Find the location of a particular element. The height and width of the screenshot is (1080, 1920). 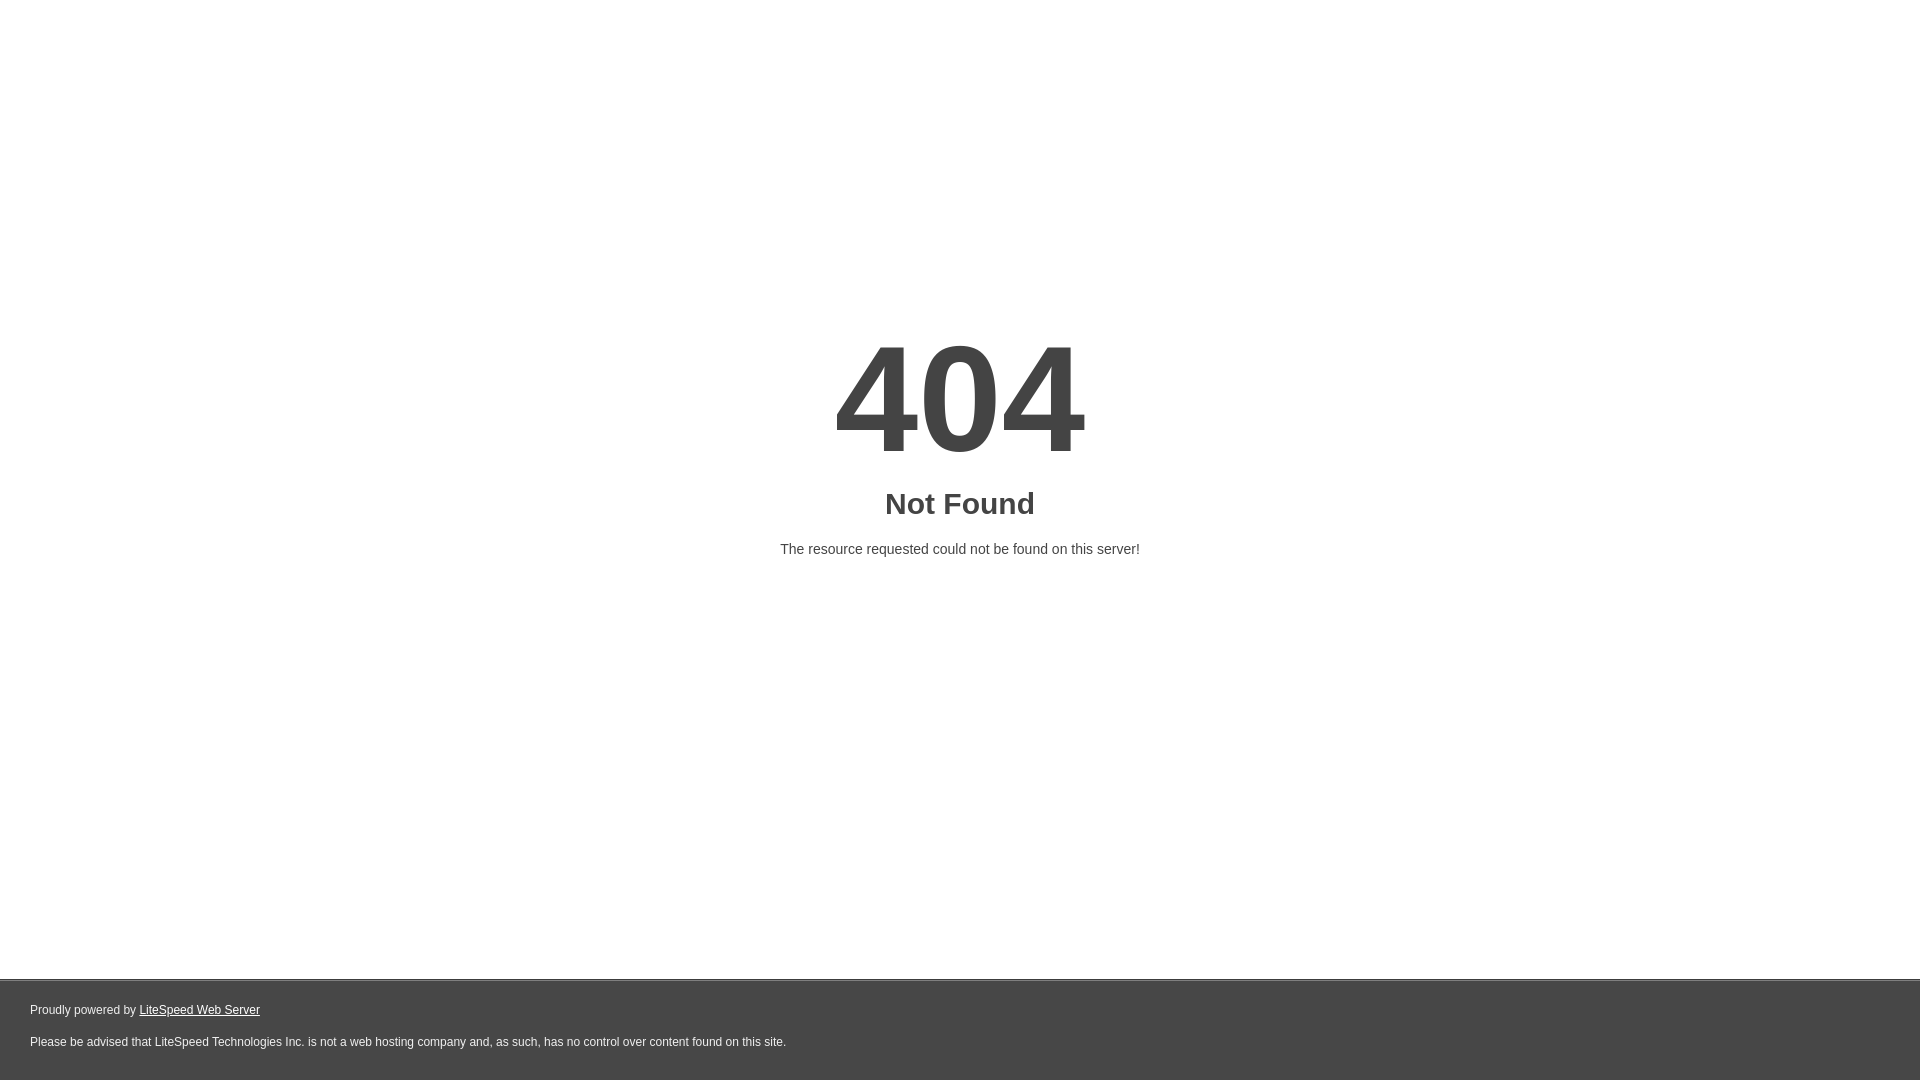

'LiteSpeed Web Server' is located at coordinates (138, 1010).